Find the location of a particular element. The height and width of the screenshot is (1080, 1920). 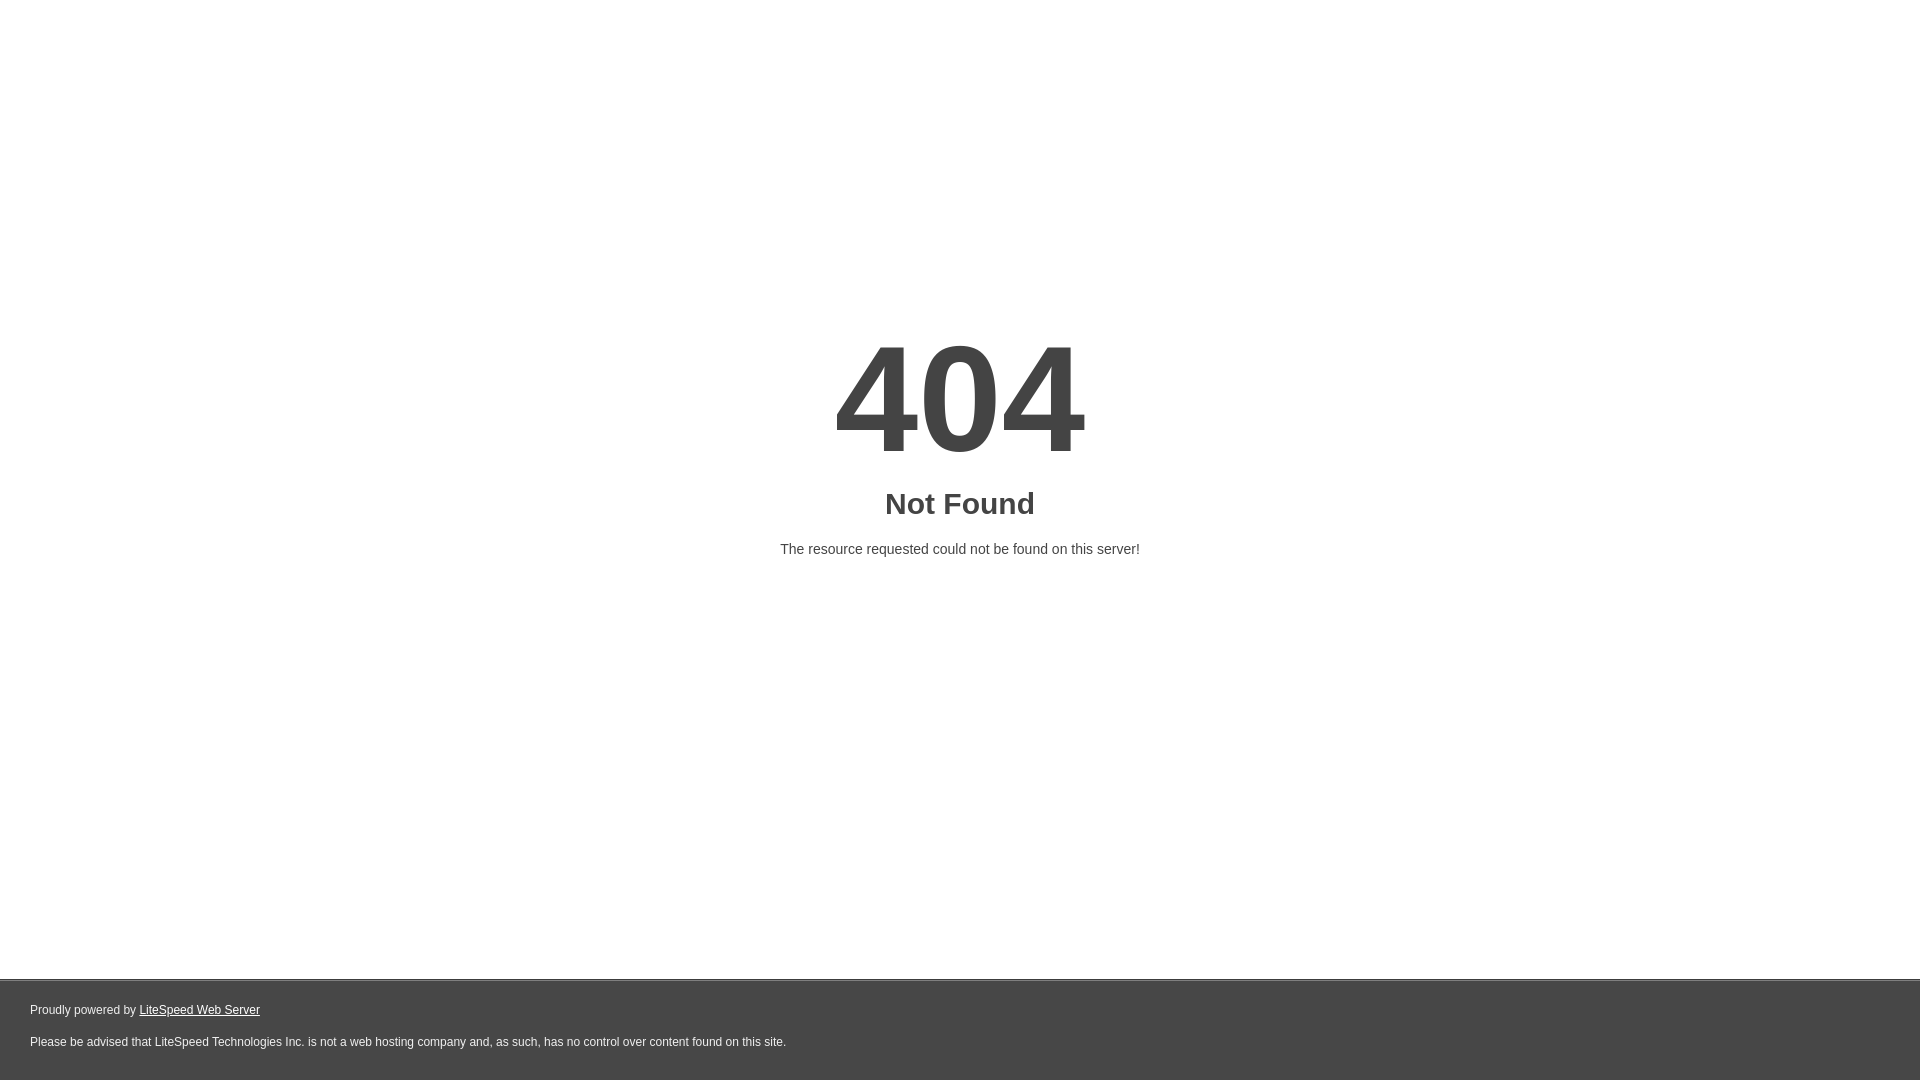

'LiteSpeed Web Server' is located at coordinates (138, 1010).